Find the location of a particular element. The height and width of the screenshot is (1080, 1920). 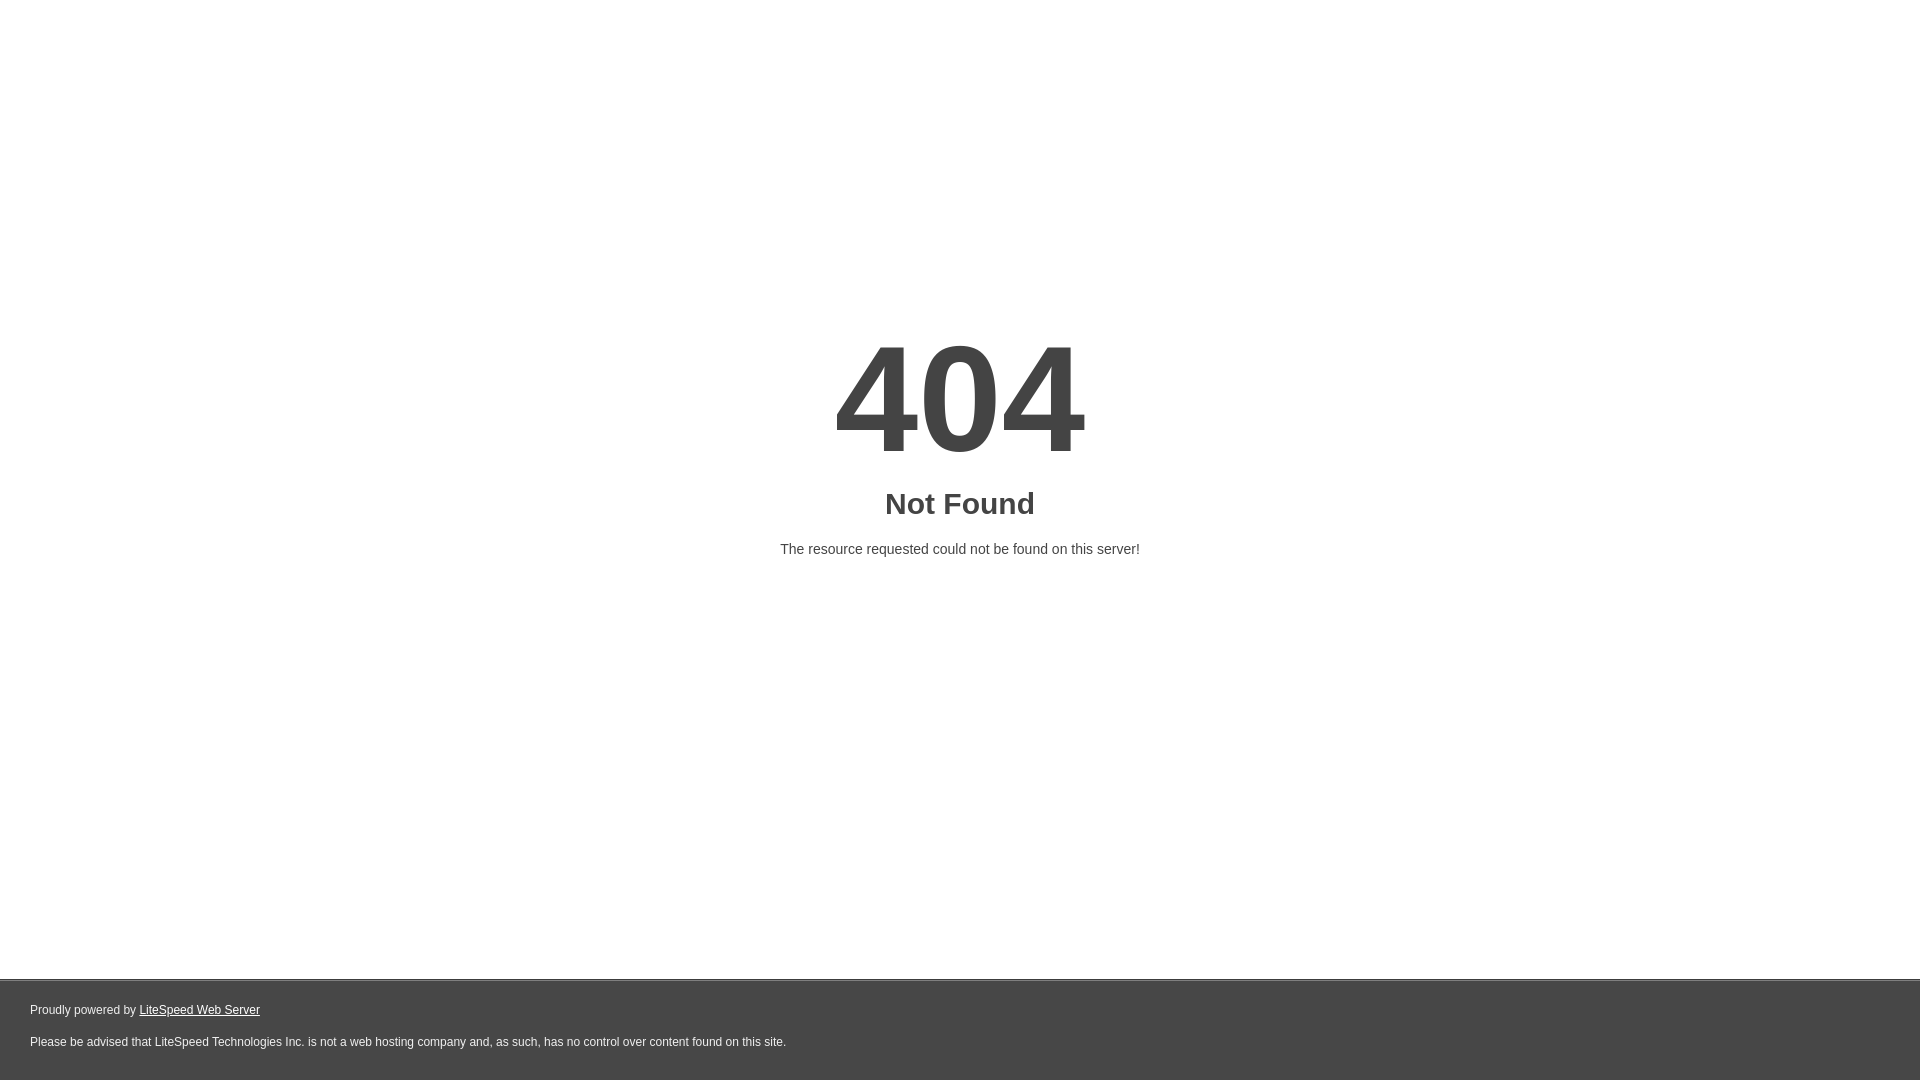

'LiteSpeed Web Server' is located at coordinates (138, 1010).